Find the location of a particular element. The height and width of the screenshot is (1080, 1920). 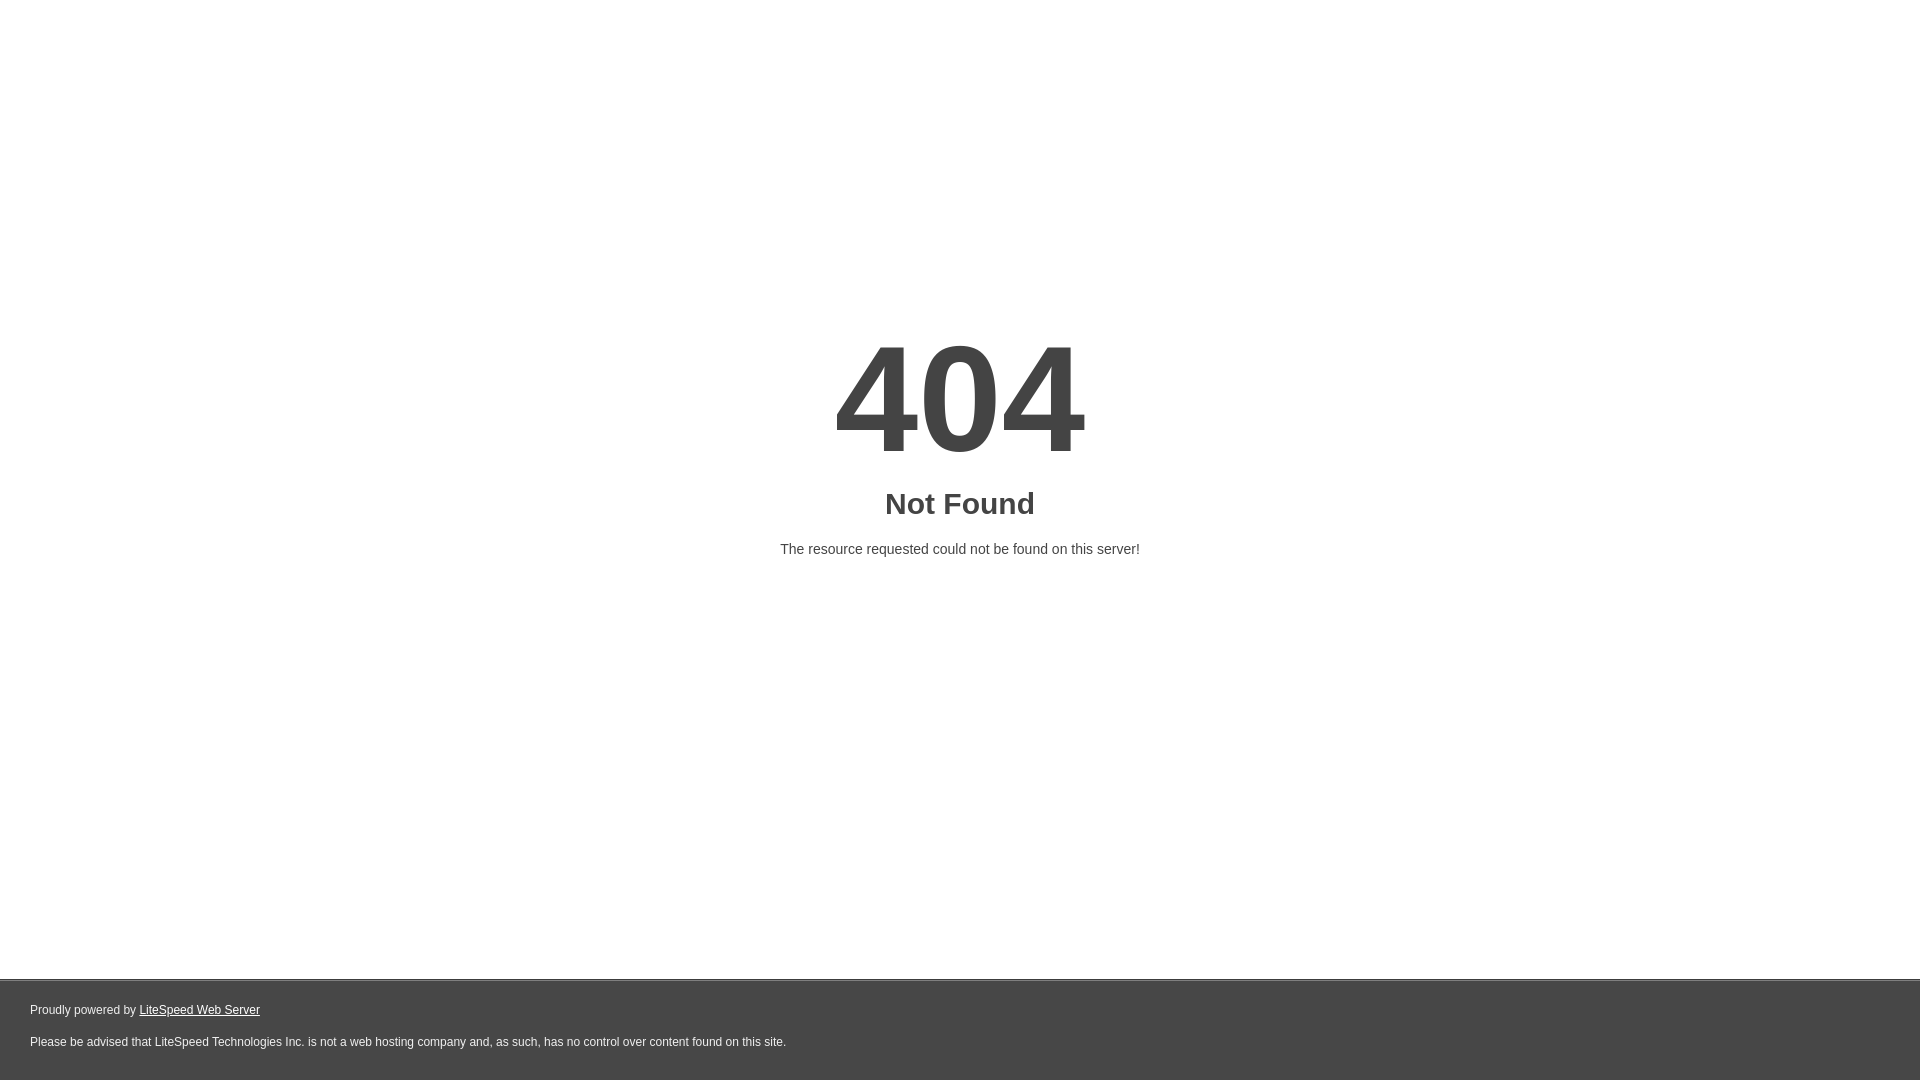

'LiteSpeed Web Server' is located at coordinates (138, 1010).